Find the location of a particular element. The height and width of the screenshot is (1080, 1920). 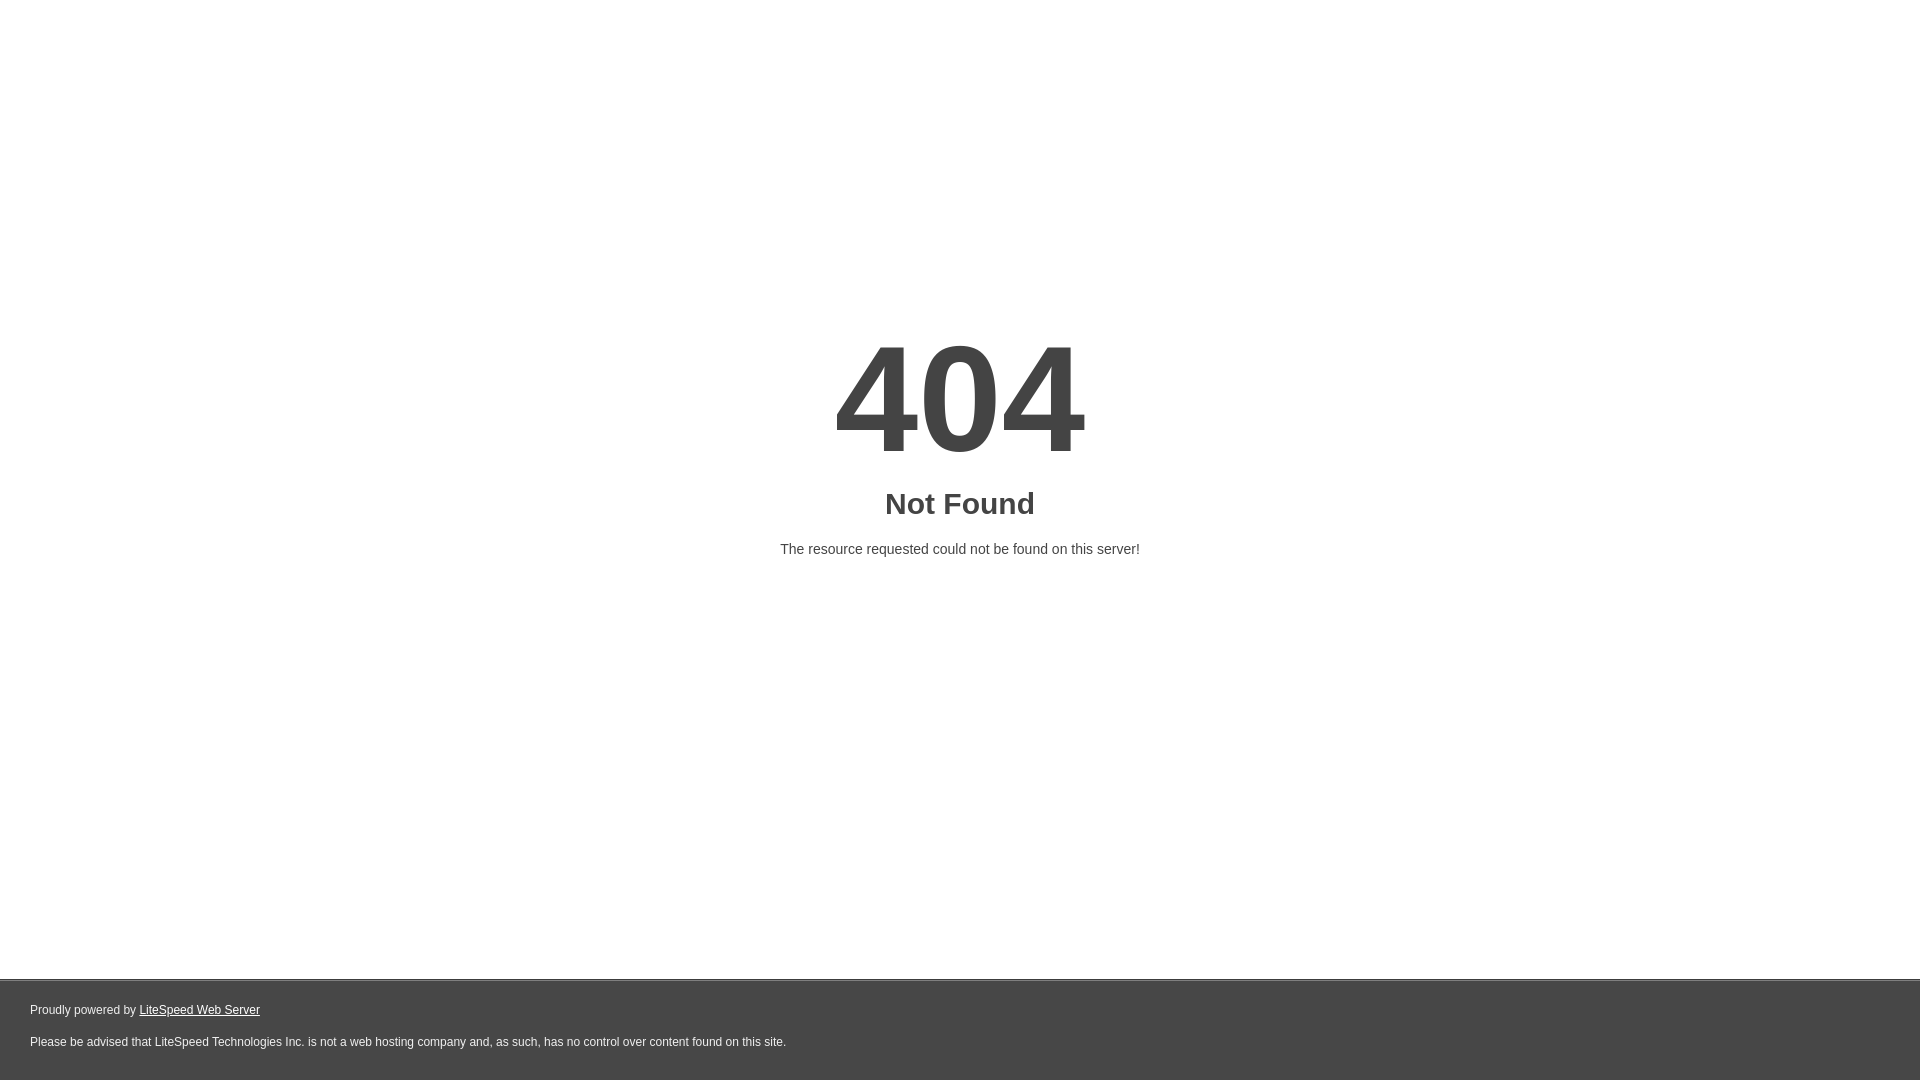

'LiteSpeed Web Server' is located at coordinates (138, 1010).